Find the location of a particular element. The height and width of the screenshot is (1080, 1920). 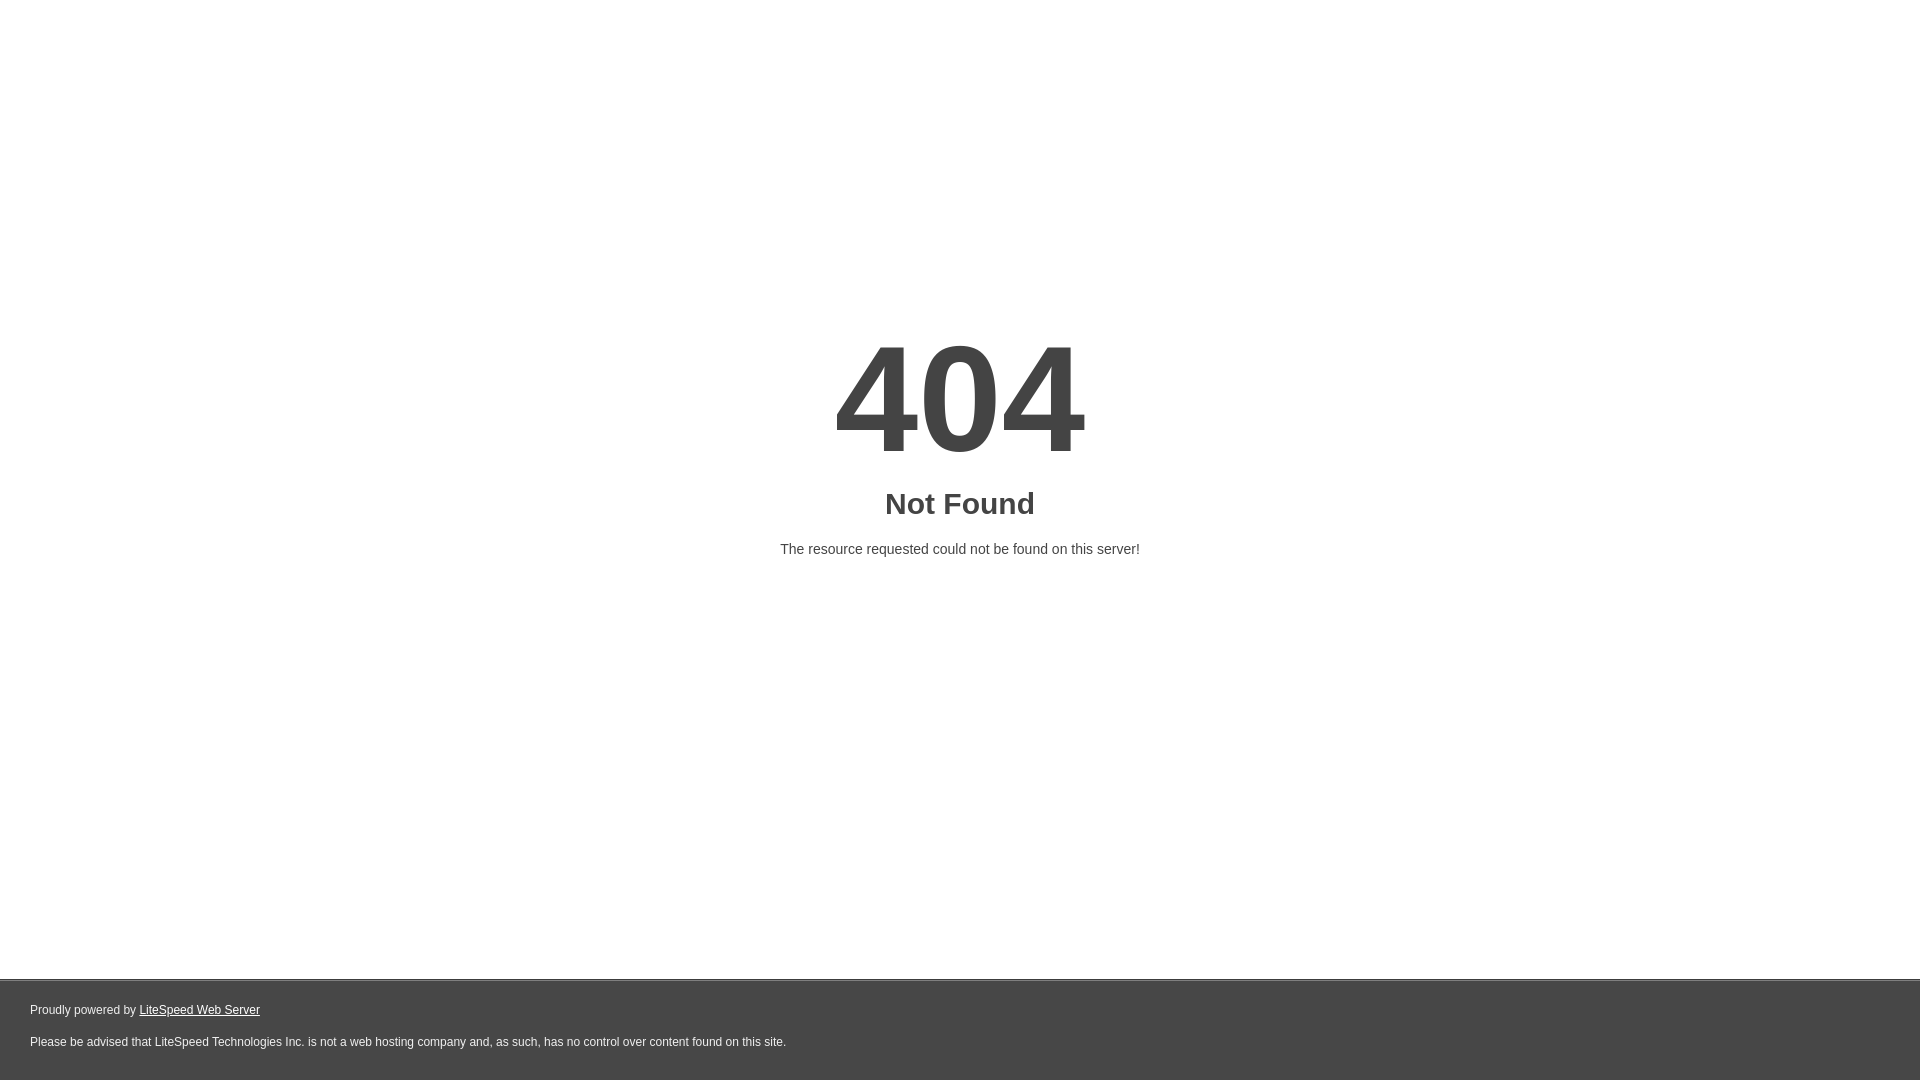

'LiteSpeed Web Server' is located at coordinates (138, 1010).